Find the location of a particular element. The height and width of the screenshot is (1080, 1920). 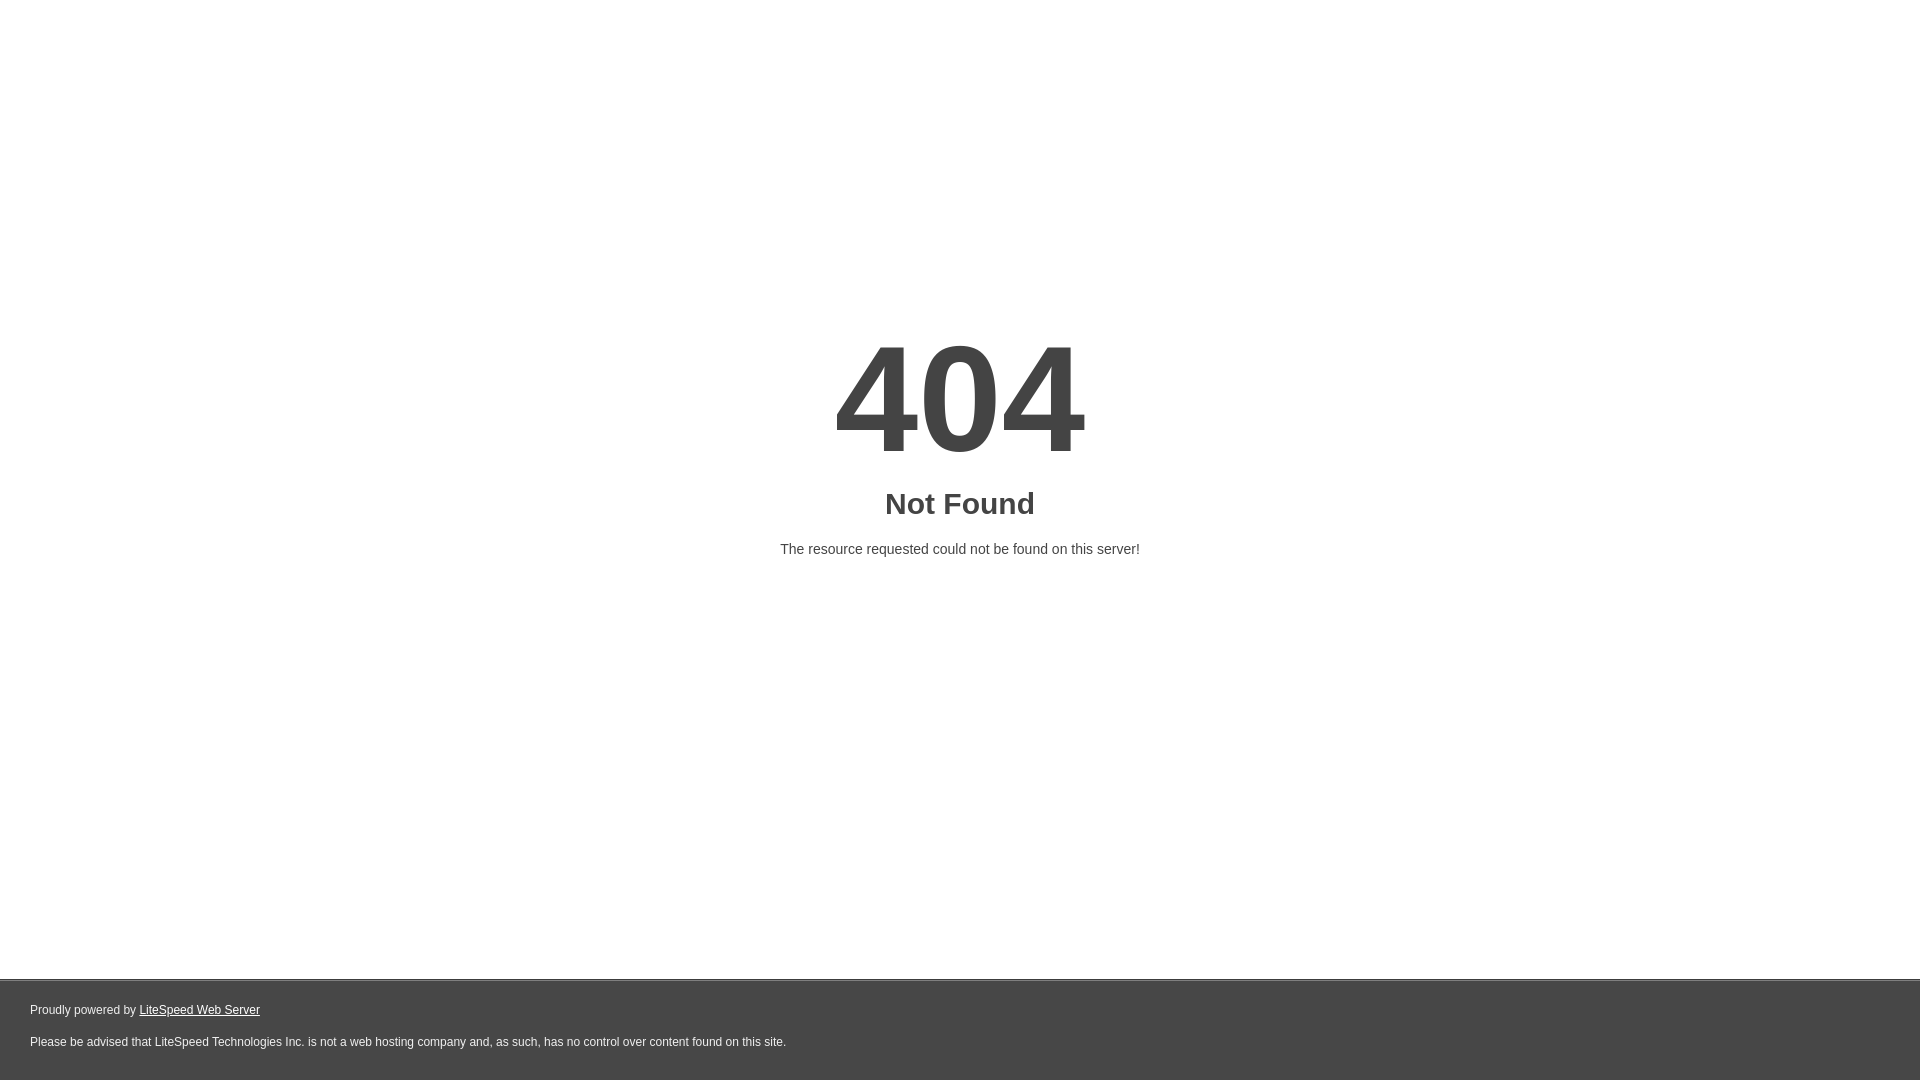

'LiteSpeed Web Server' is located at coordinates (138, 1010).